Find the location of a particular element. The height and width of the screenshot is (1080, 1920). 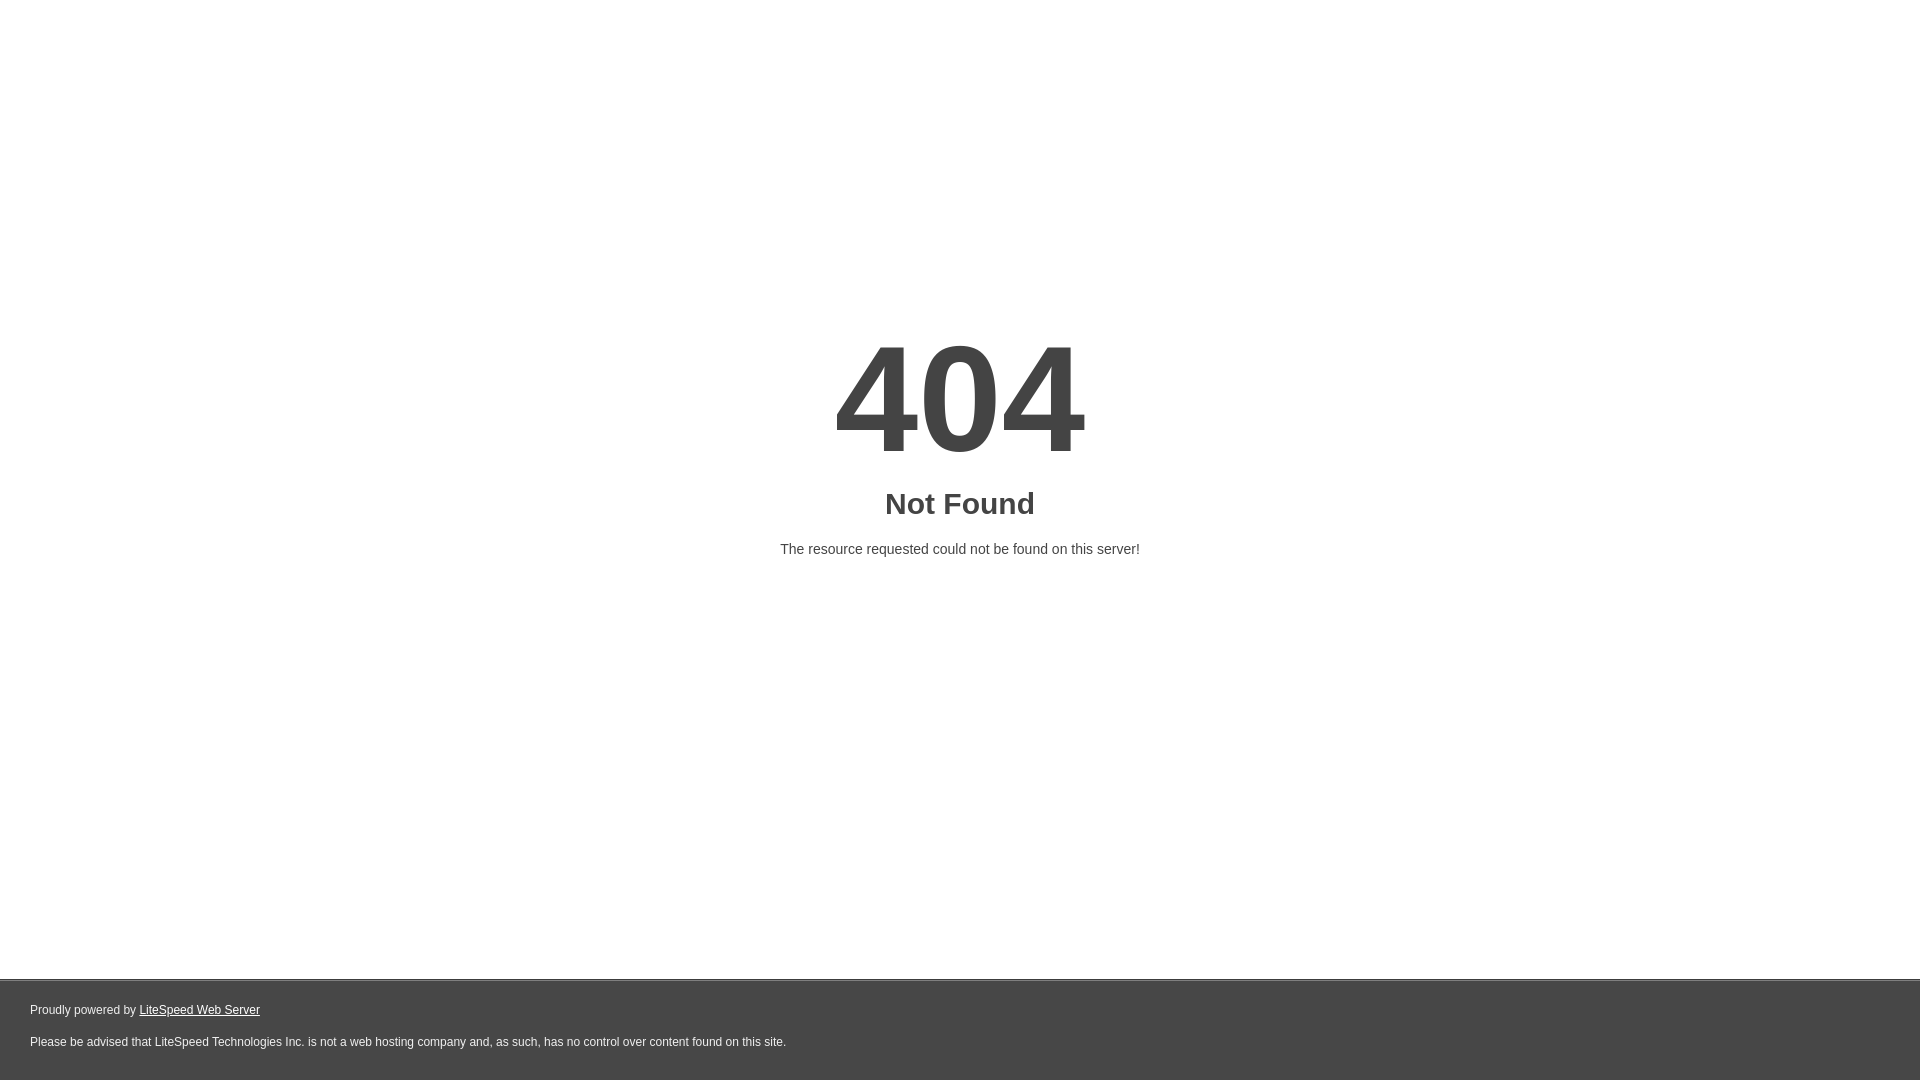

'LiteSpeed Web Server' is located at coordinates (138, 1010).